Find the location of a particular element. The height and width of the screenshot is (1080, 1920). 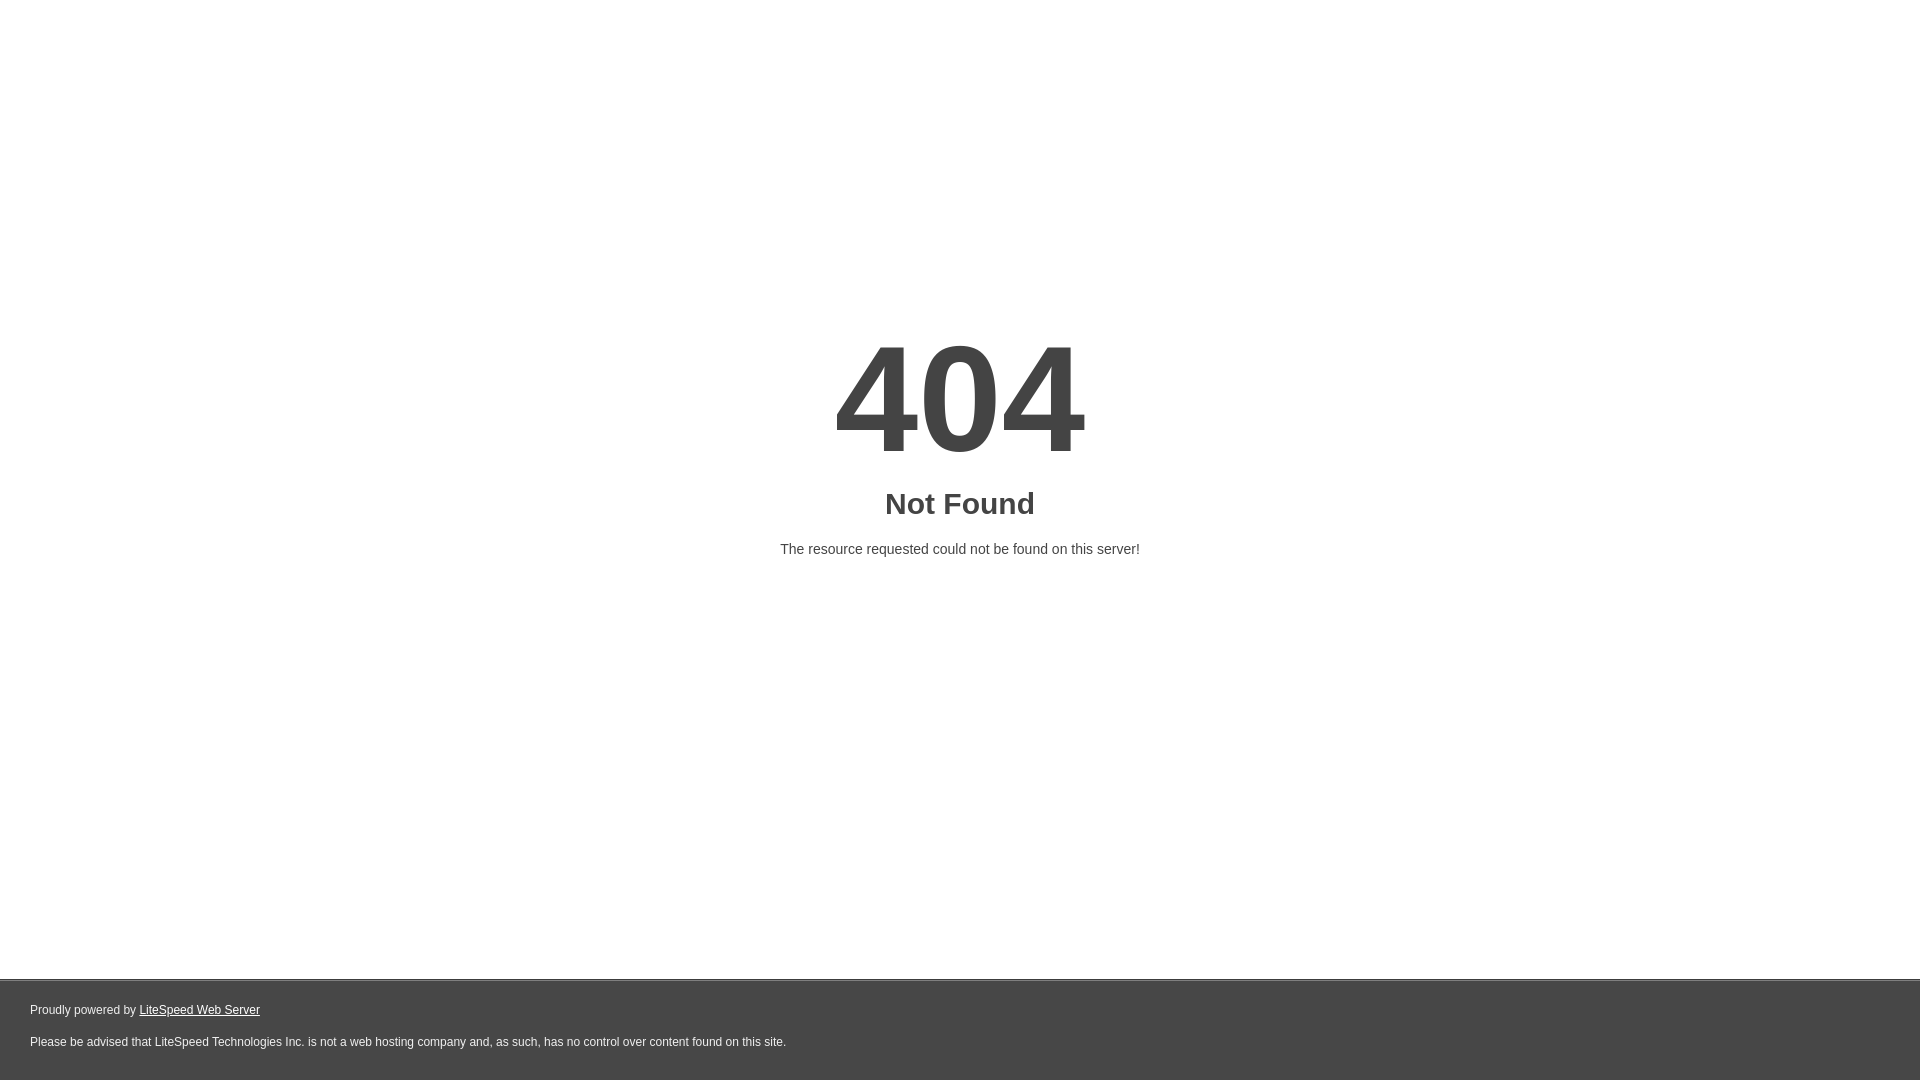

'LiteSpeed Web Server' is located at coordinates (138, 1010).